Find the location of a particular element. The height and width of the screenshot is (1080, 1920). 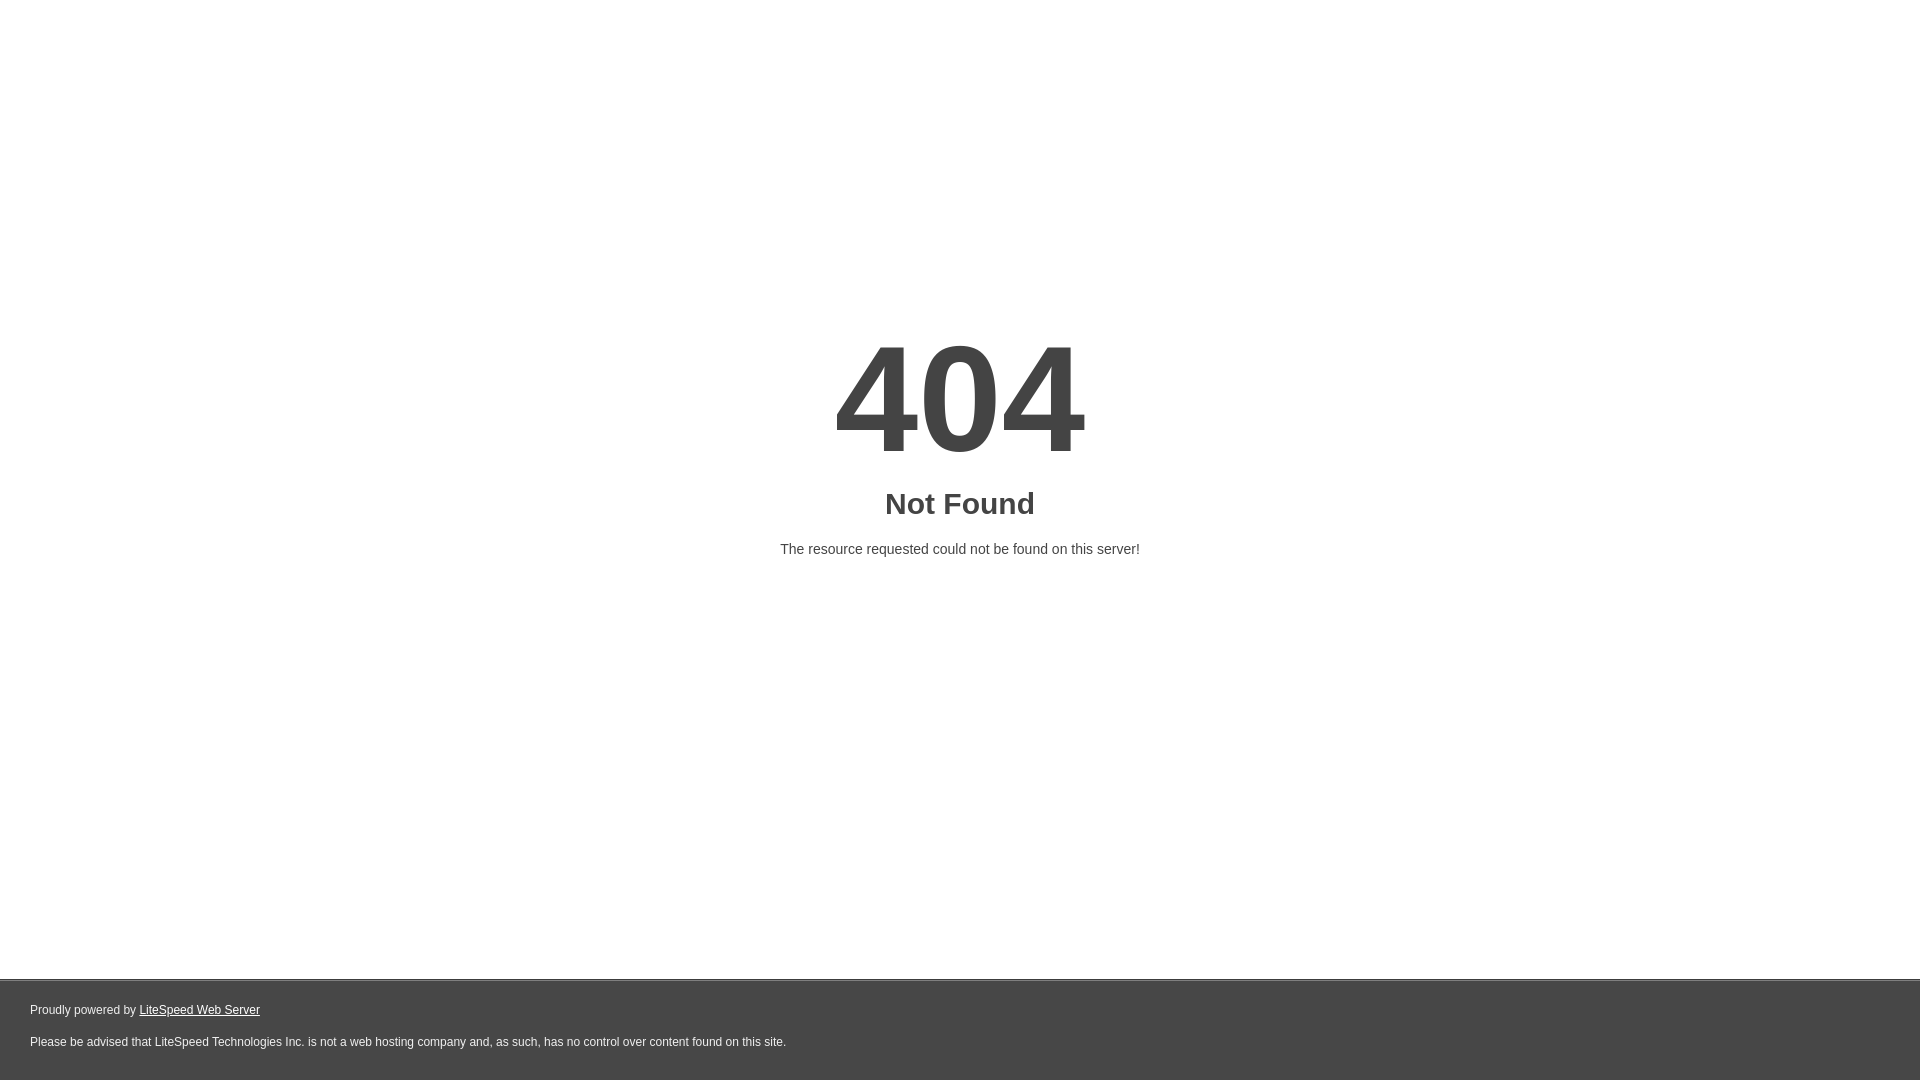

'LiteSpeed Web Server' is located at coordinates (138, 1010).